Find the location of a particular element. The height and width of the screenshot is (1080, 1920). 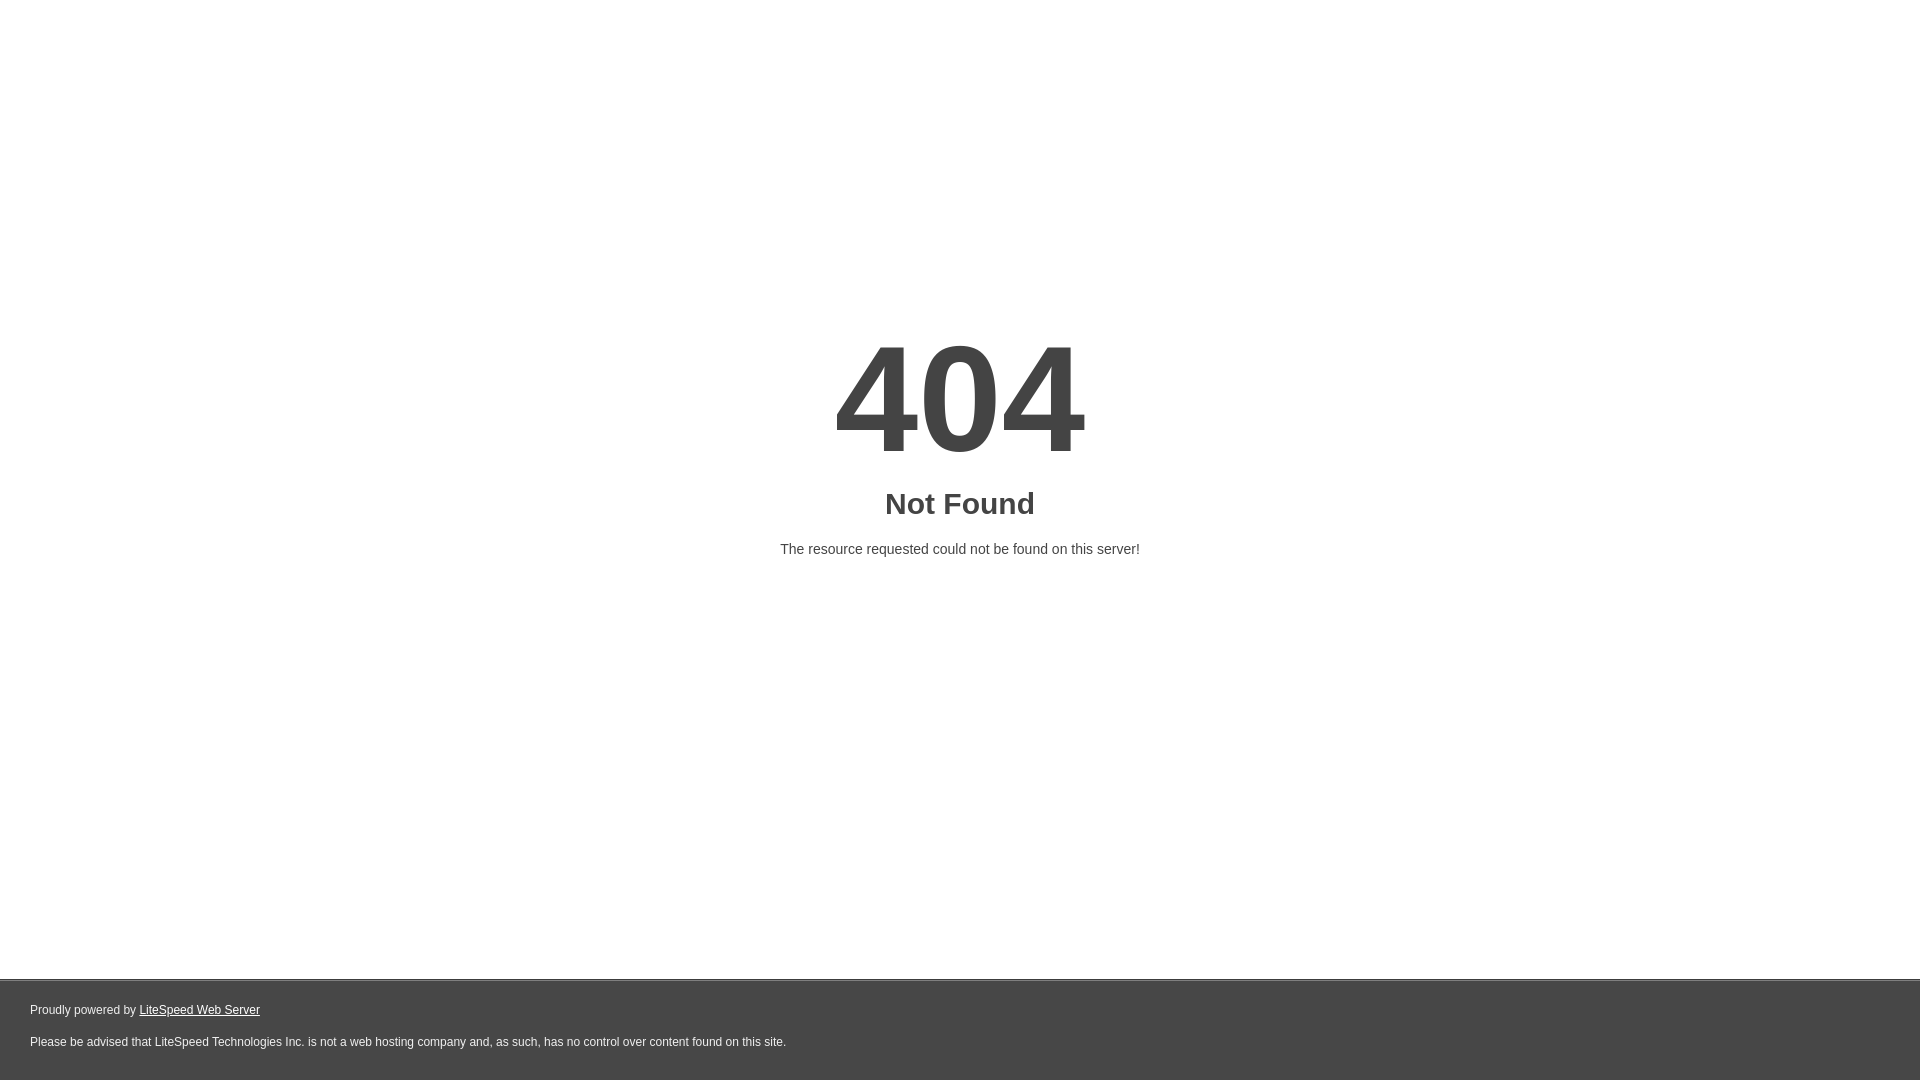

'LiteSpeed Web Server' is located at coordinates (138, 1010).